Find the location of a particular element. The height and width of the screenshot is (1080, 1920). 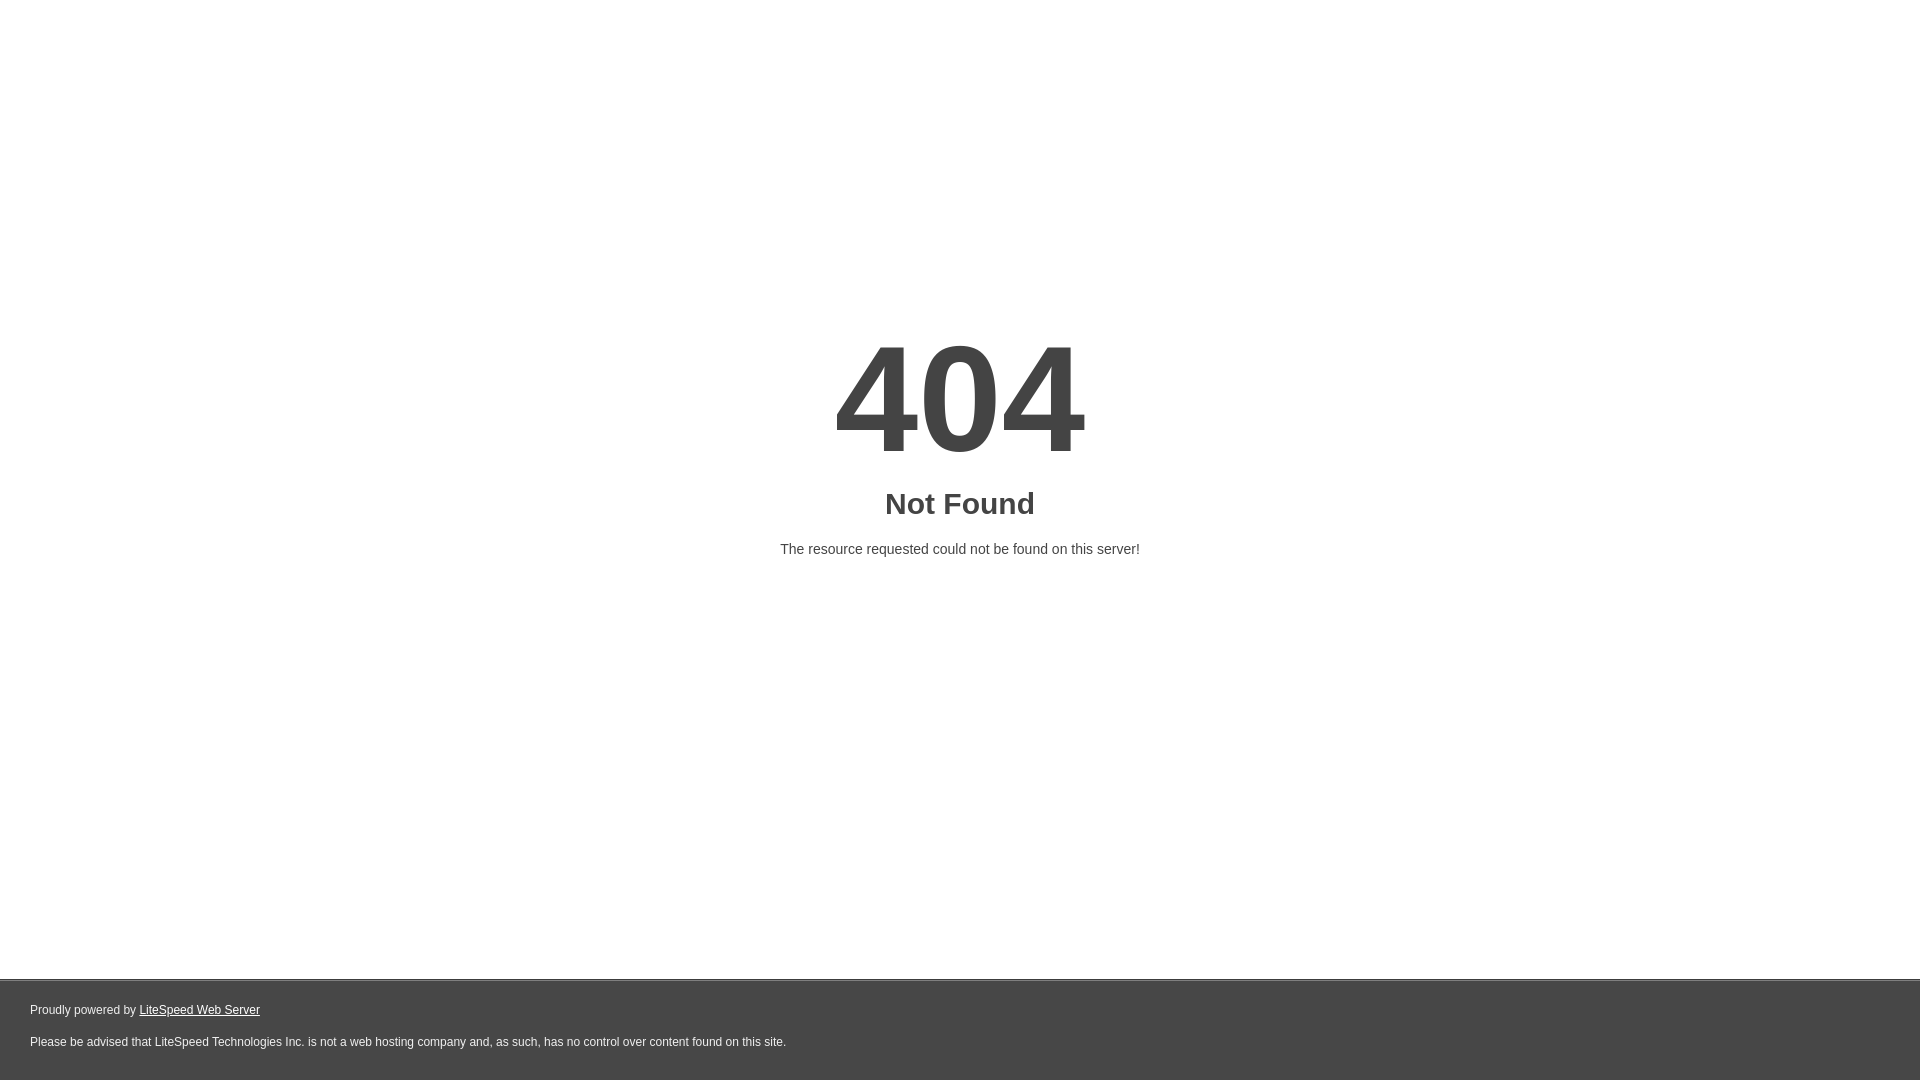

'LiteSpeed Web Server' is located at coordinates (138, 1010).